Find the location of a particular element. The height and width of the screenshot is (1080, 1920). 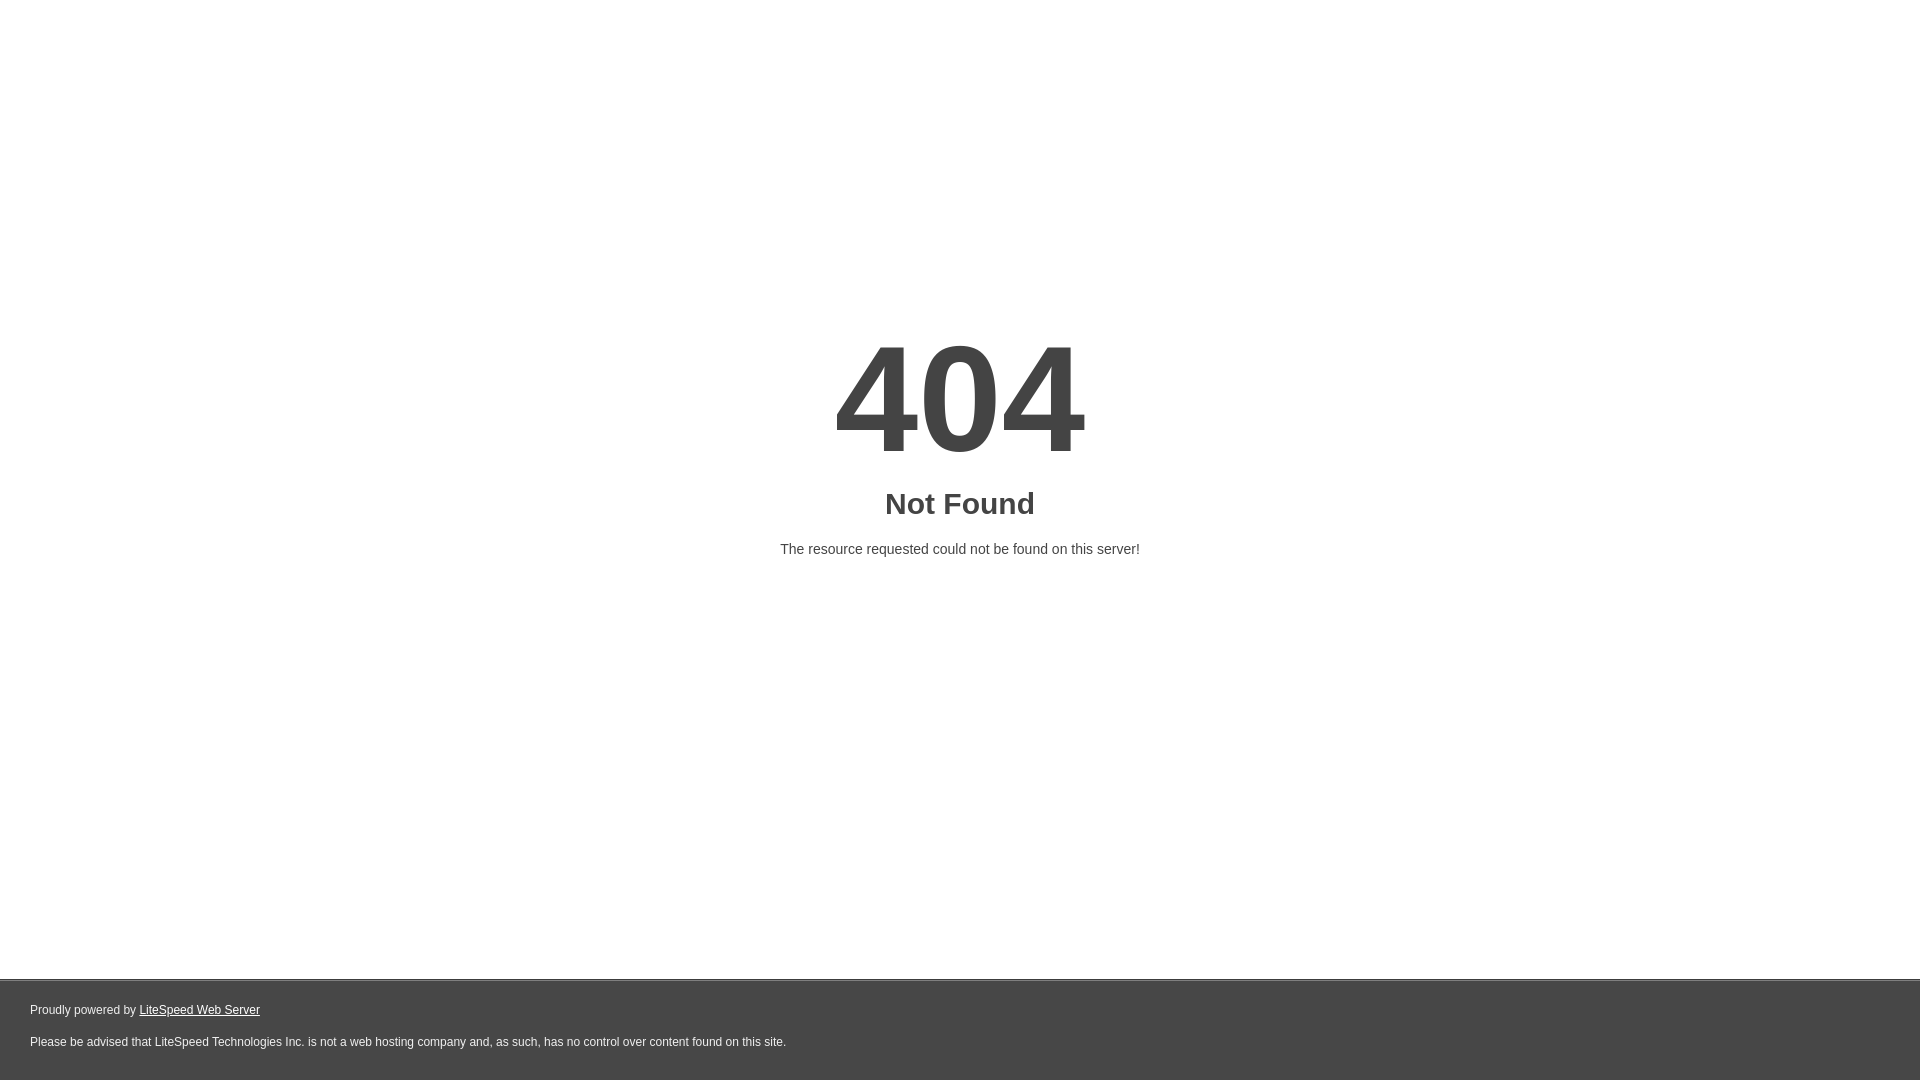

'LiteSpeed Web Server' is located at coordinates (138, 1010).